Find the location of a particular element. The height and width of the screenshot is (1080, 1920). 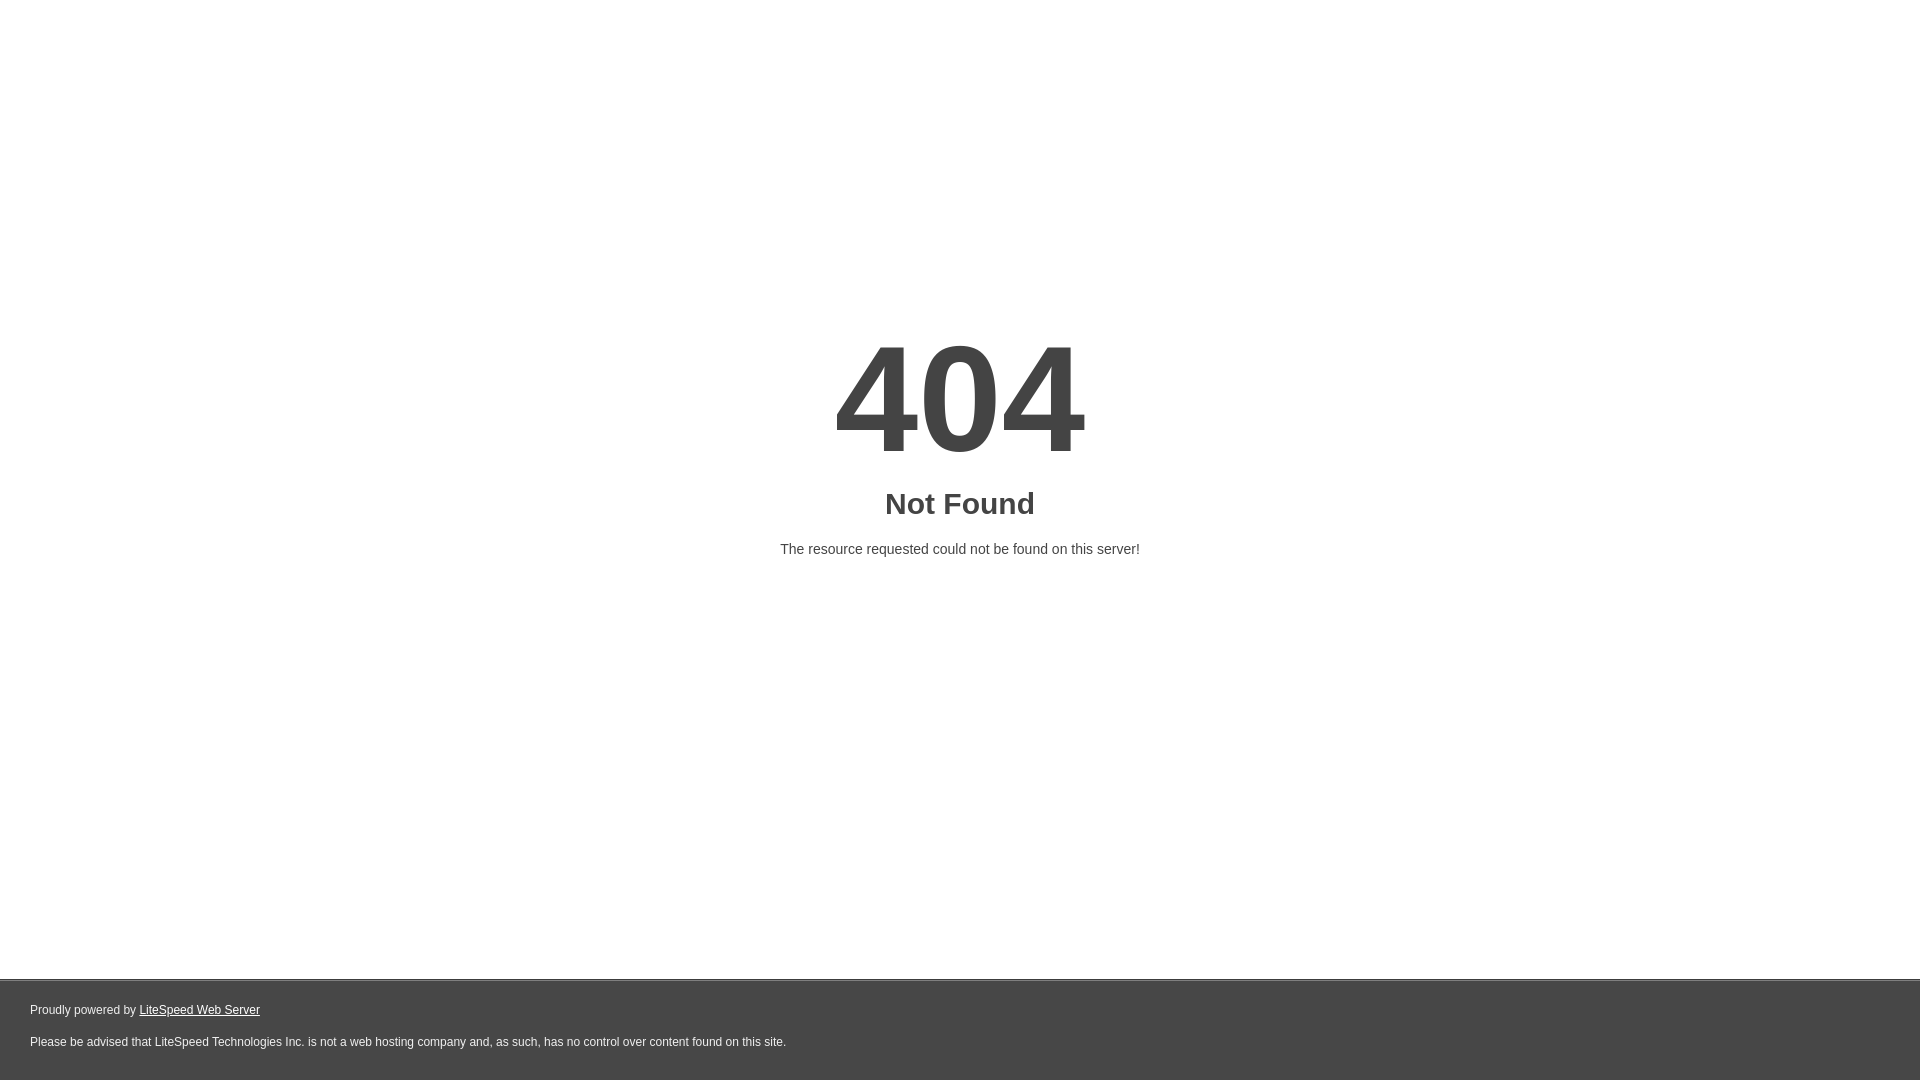

'LiteSpeed Web Server' is located at coordinates (138, 1010).